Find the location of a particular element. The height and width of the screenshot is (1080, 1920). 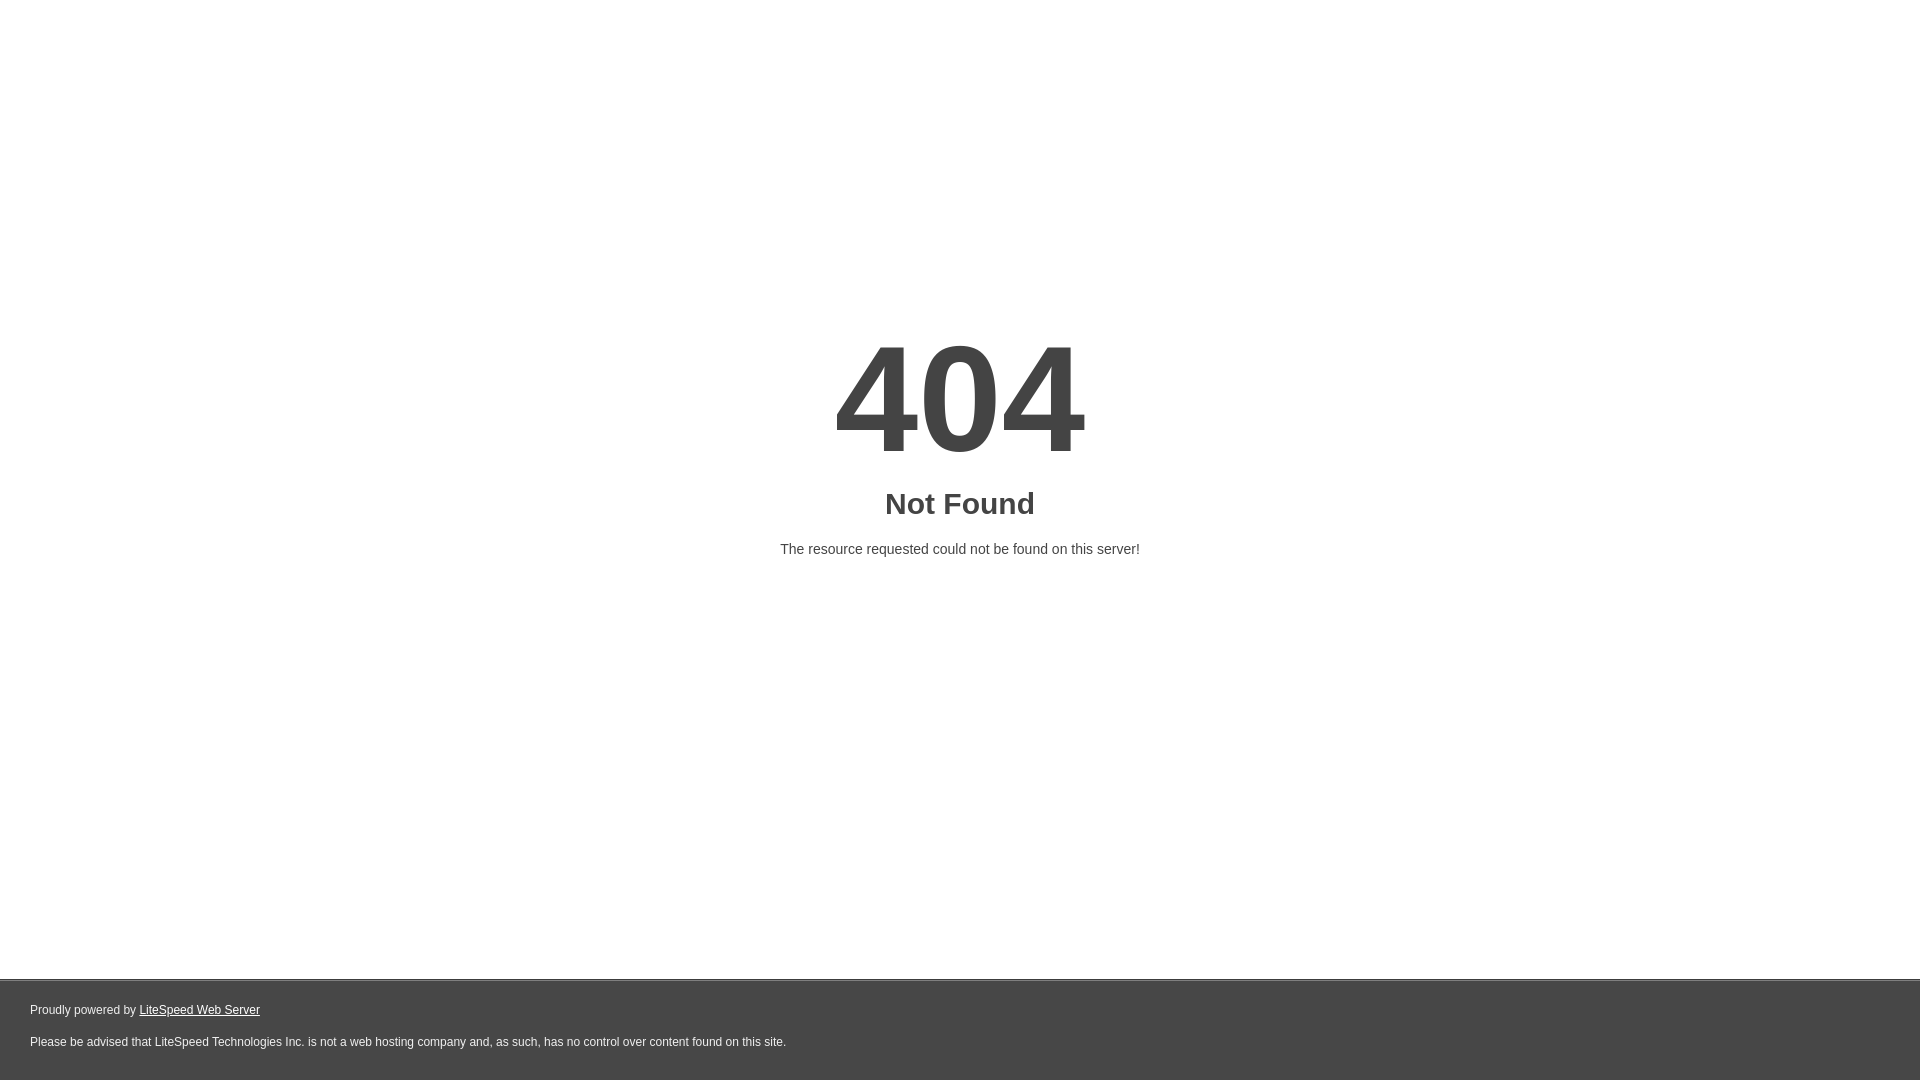

'LiteSpeed Web Server' is located at coordinates (138, 1010).